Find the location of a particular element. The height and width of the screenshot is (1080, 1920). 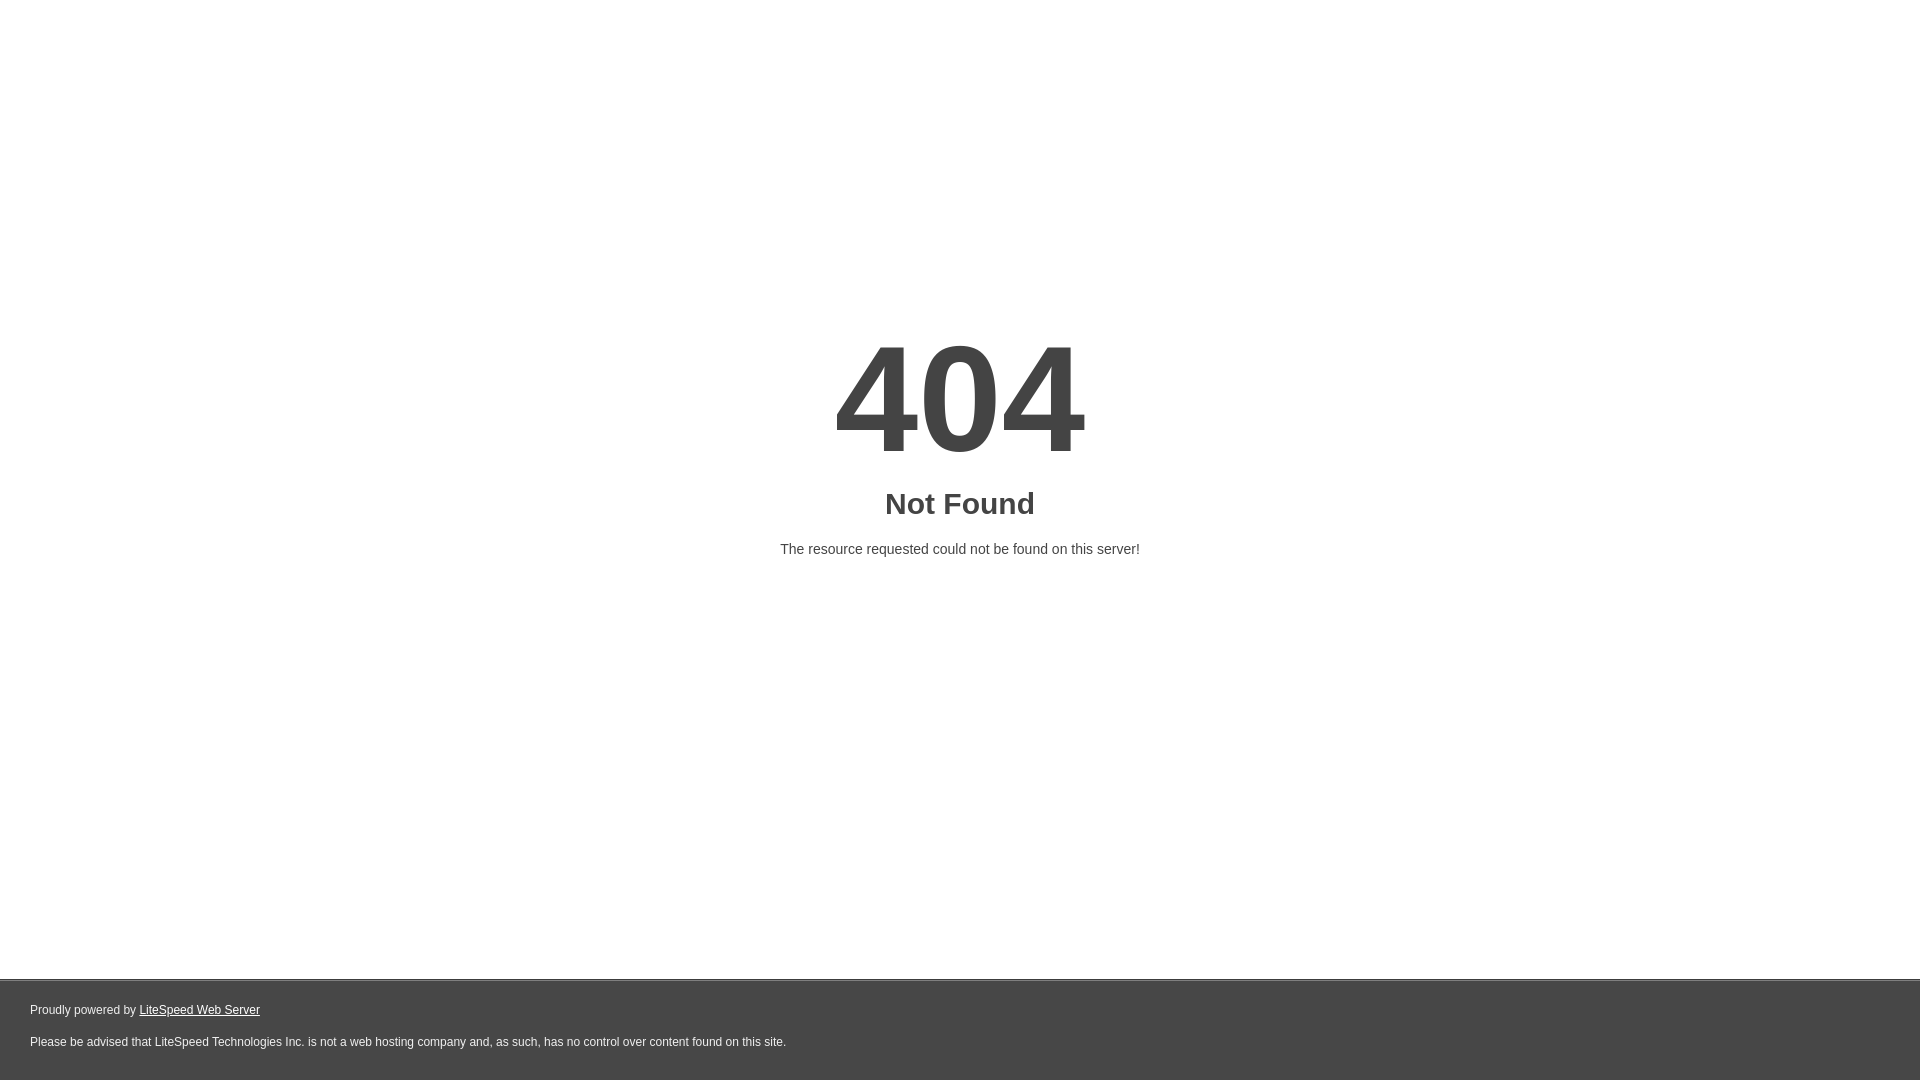

'LiteSpeed Web Server' is located at coordinates (138, 1010).